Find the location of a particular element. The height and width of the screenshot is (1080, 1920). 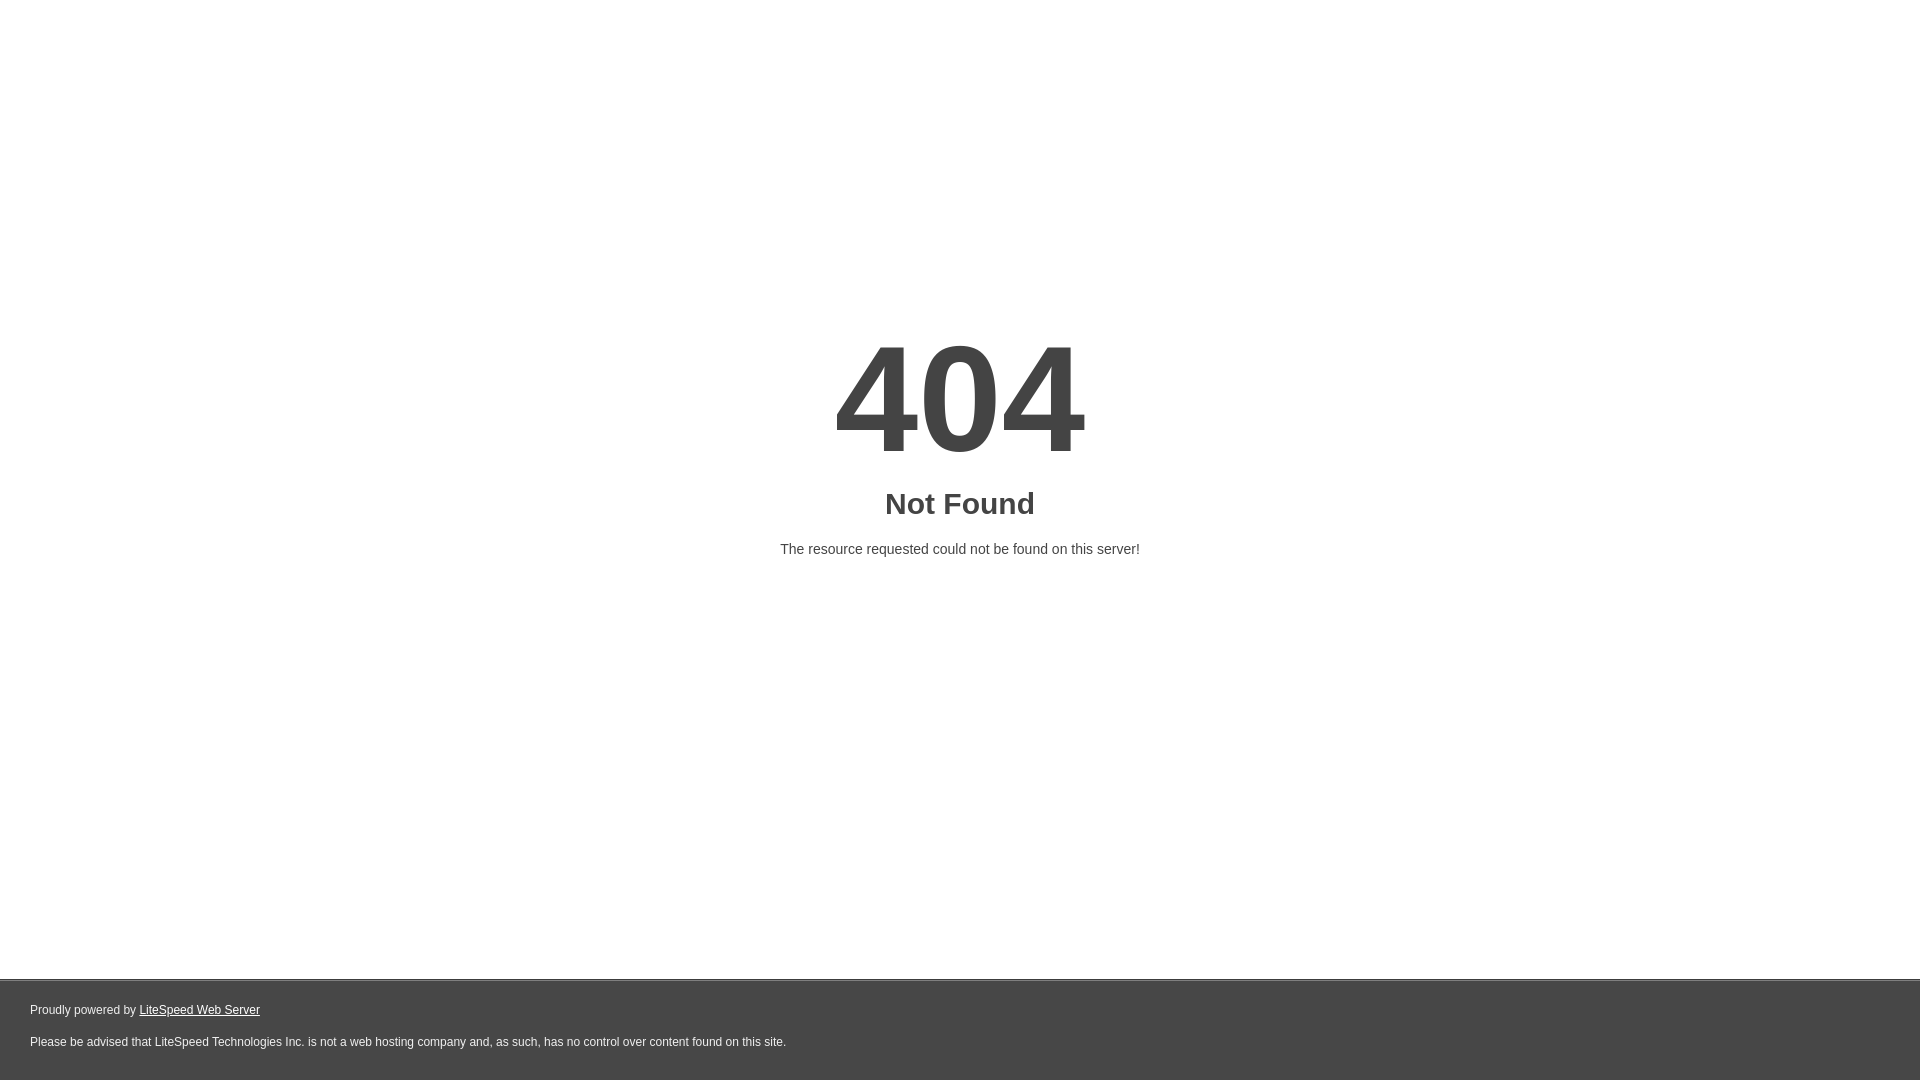

'LiteSpeed Web Server' is located at coordinates (138, 1010).